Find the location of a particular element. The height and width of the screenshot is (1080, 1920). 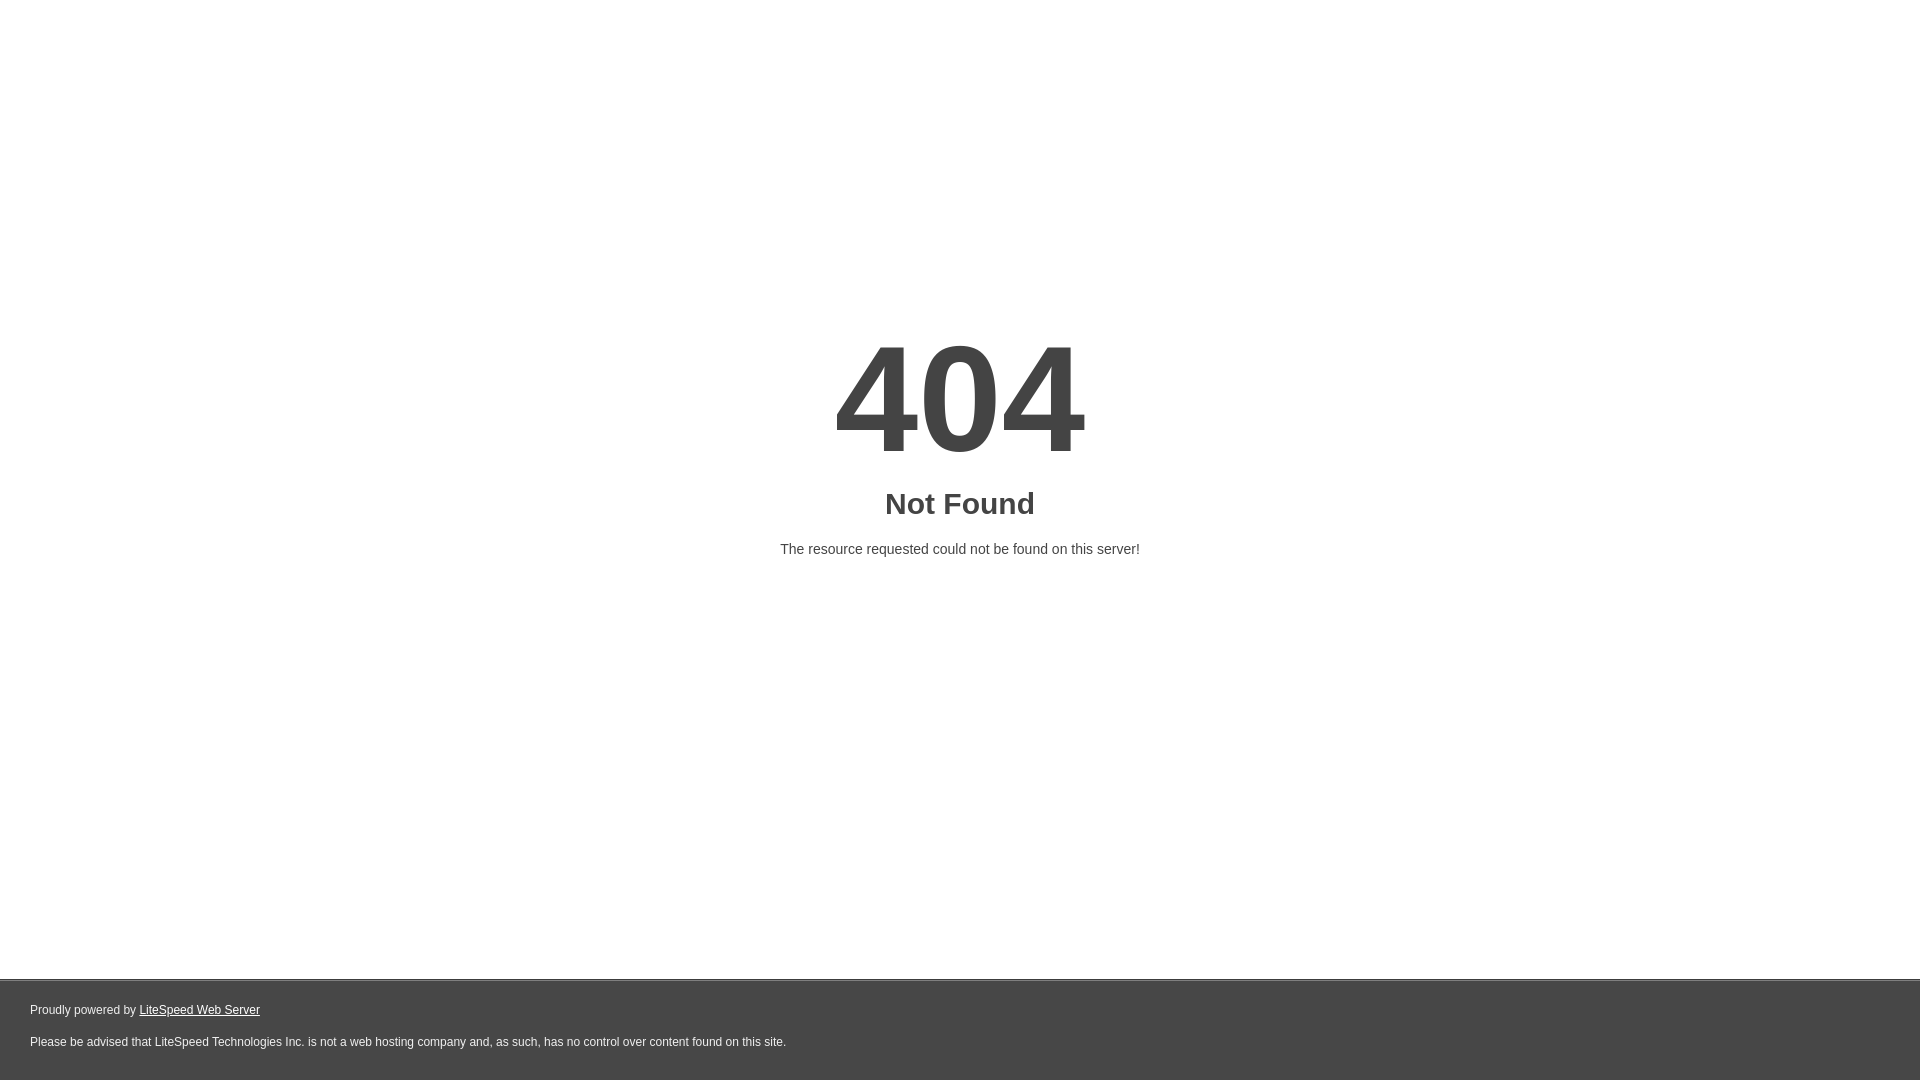

'LiteSpeed Web Server' is located at coordinates (138, 1010).